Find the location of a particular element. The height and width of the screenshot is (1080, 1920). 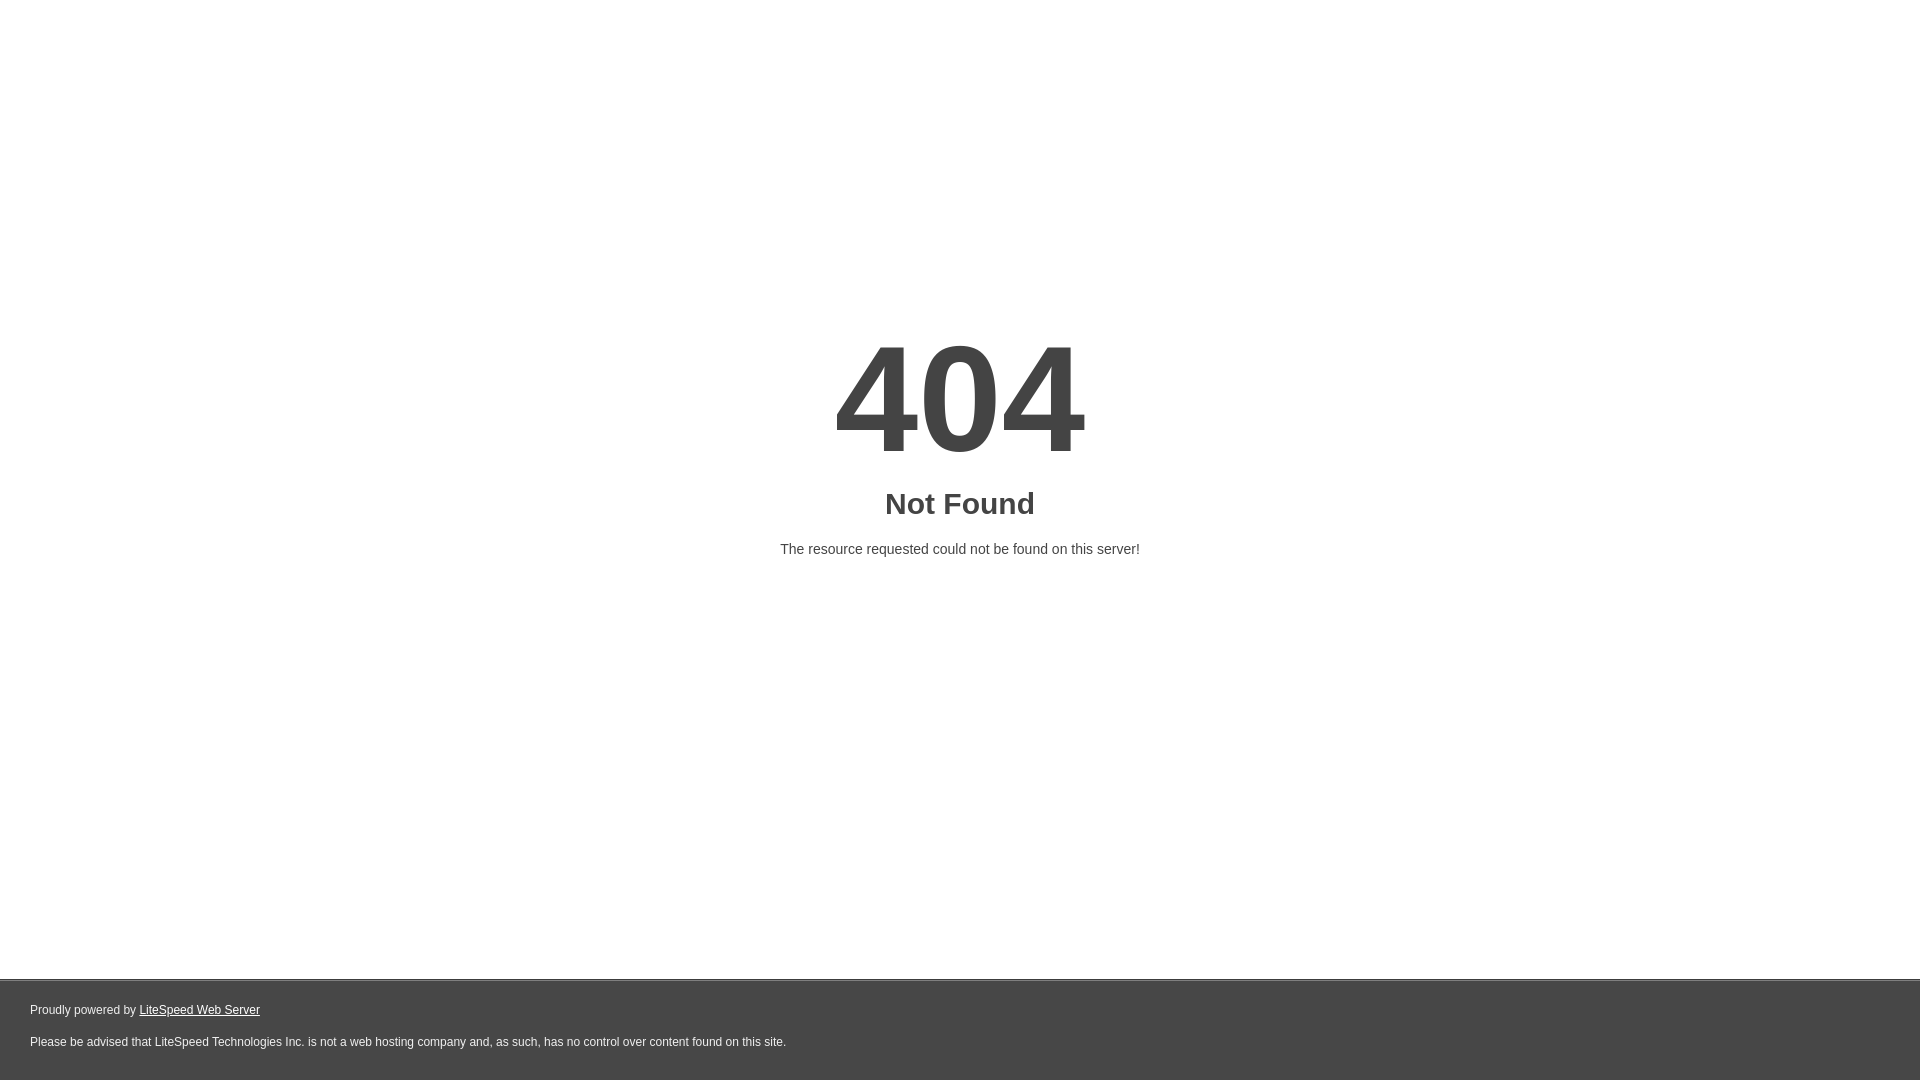

'LiteSpeed Web Server' is located at coordinates (138, 1010).